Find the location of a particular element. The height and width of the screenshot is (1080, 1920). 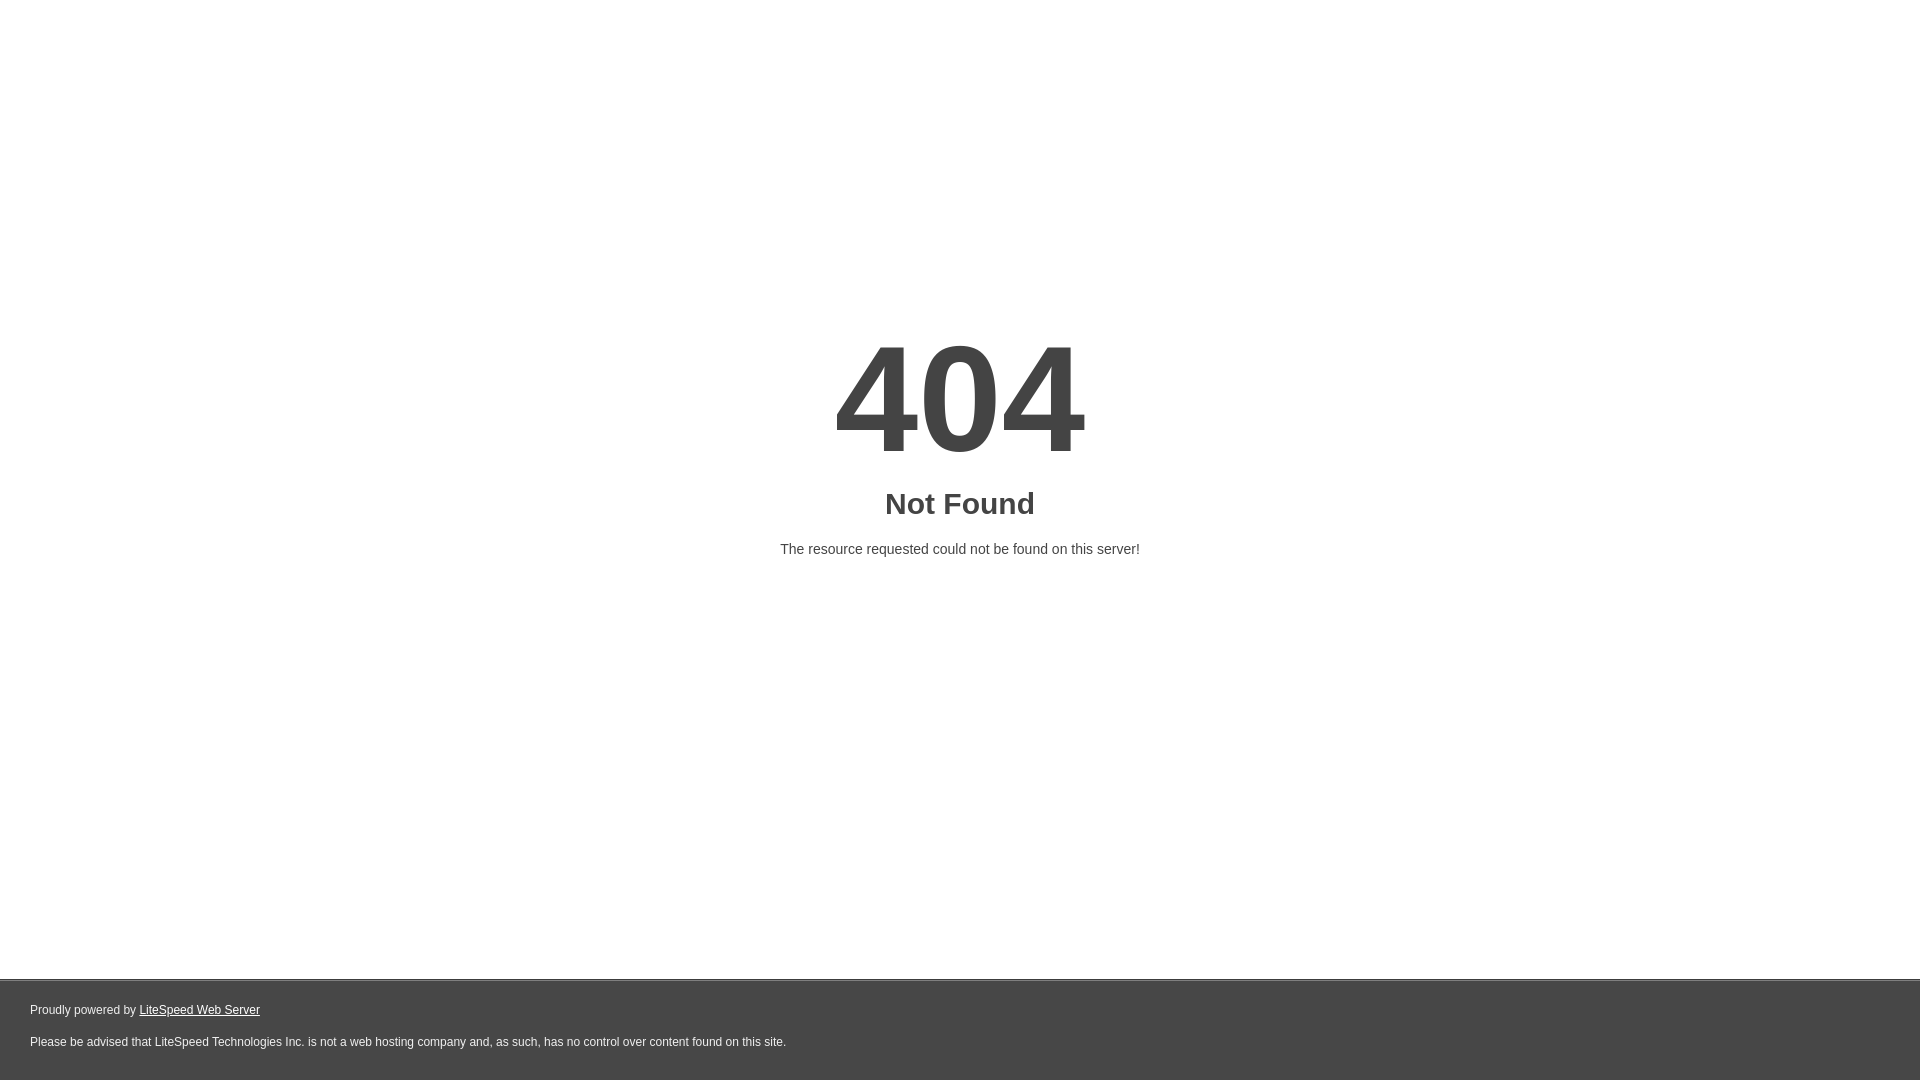

'LiteSpeed Web Server' is located at coordinates (138, 1010).